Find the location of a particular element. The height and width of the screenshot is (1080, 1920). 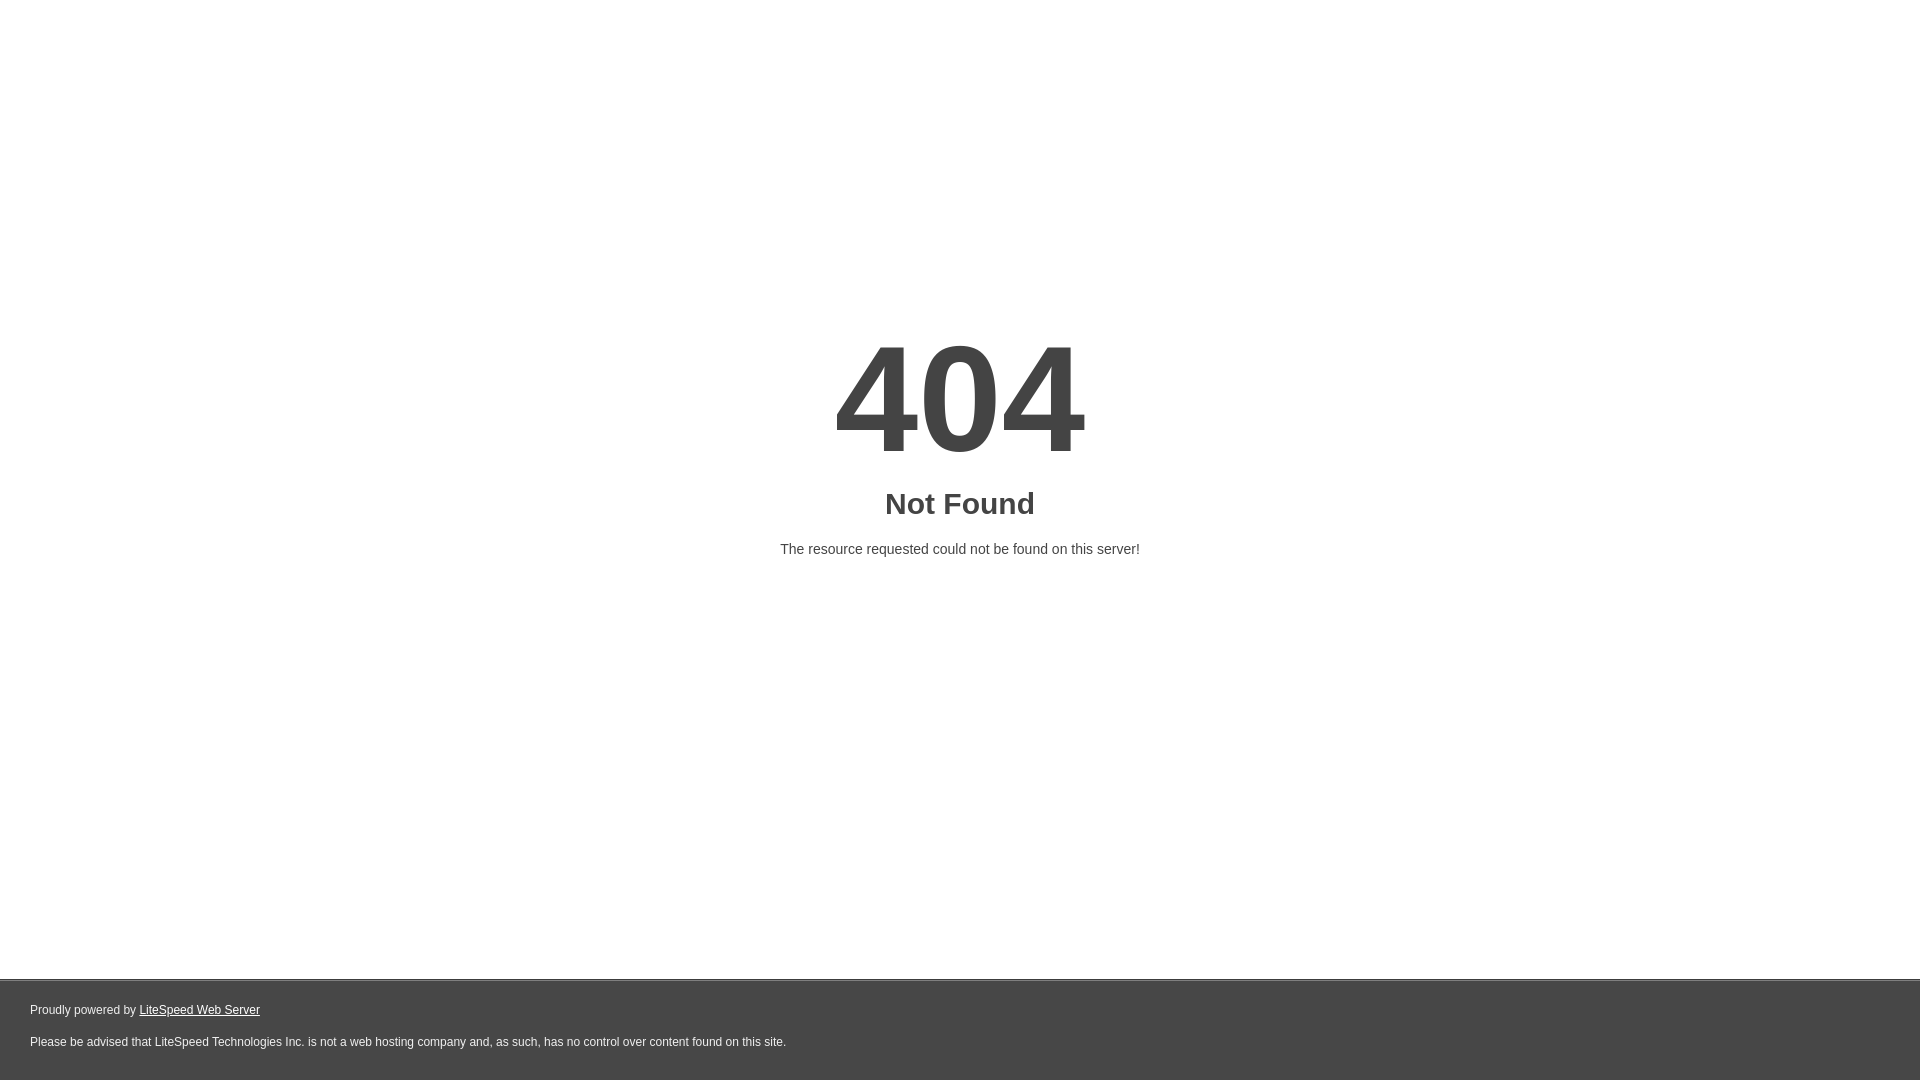

'LiteSpeed Web Server' is located at coordinates (138, 1010).